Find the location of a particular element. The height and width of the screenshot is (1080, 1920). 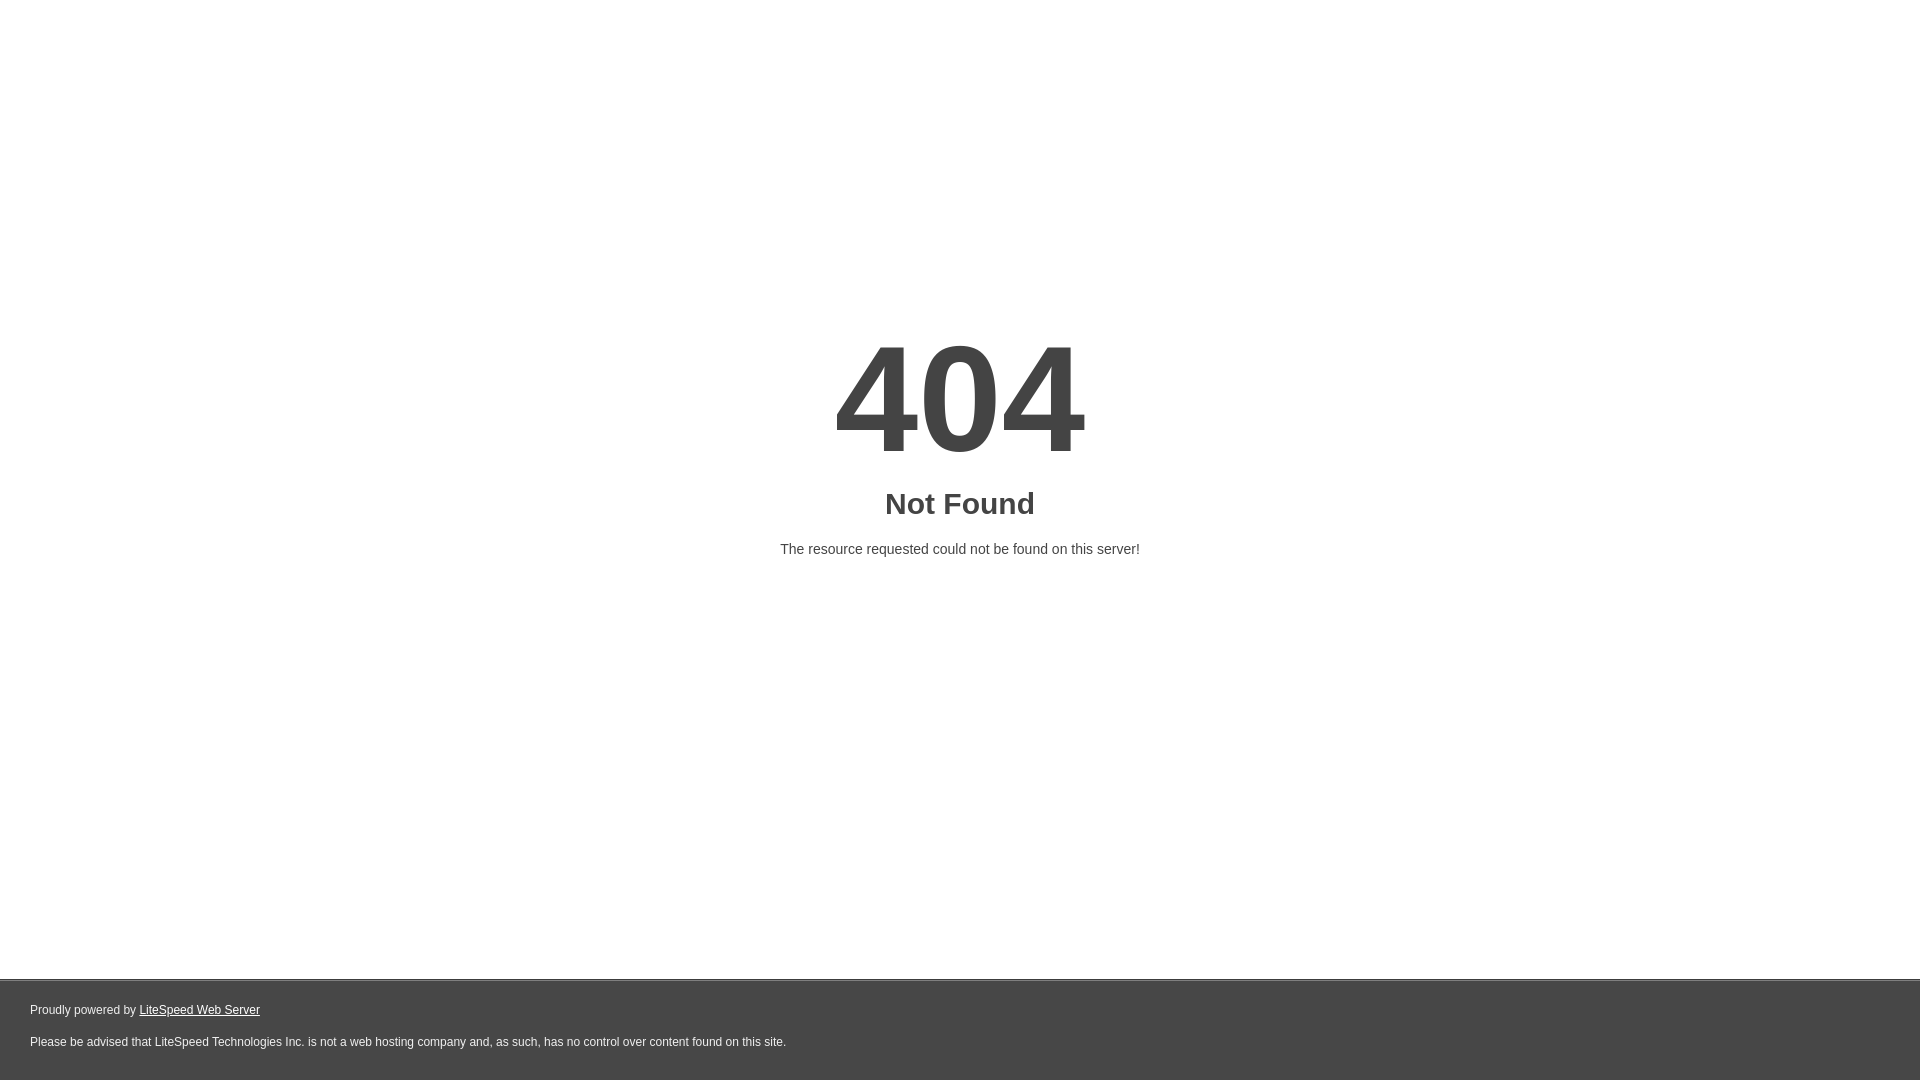

'LiteSpeed Web Server' is located at coordinates (138, 1010).